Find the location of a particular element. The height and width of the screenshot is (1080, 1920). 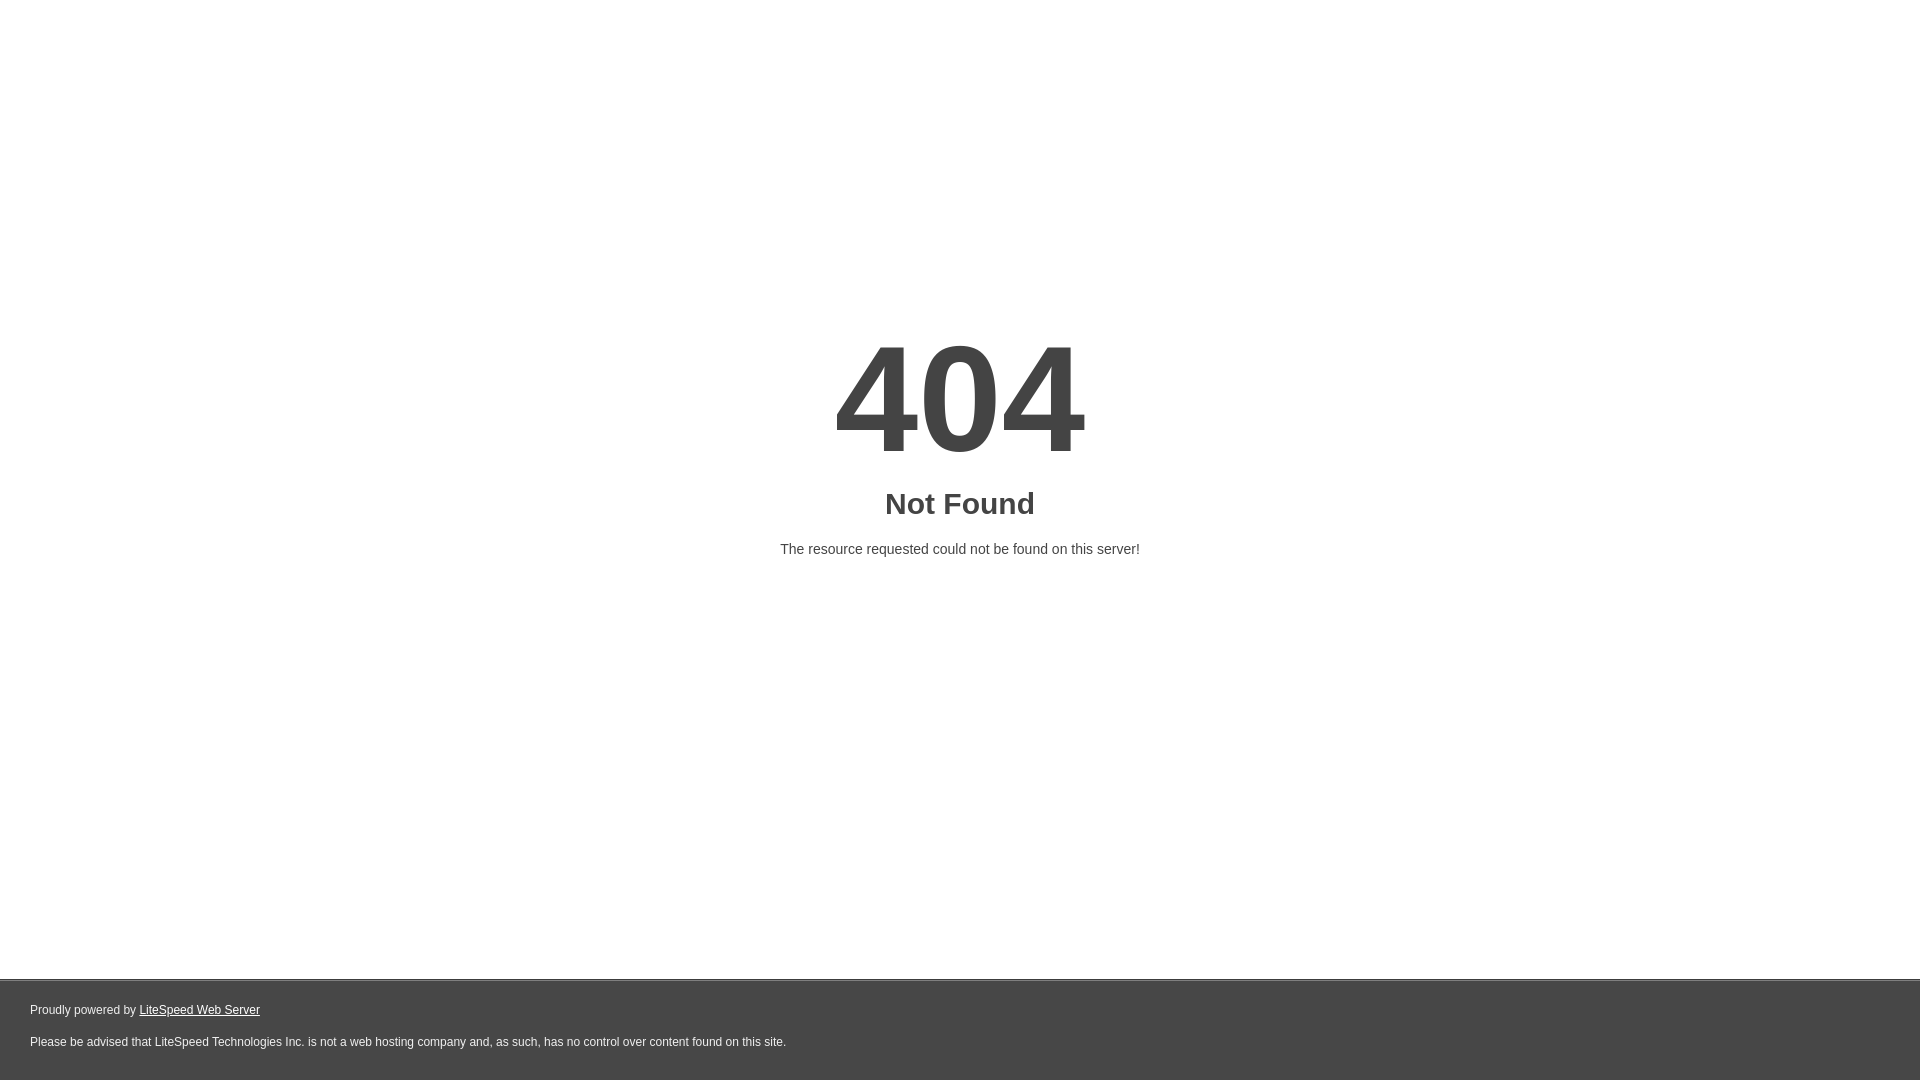

'LiteSpeed Web Server' is located at coordinates (138, 1010).